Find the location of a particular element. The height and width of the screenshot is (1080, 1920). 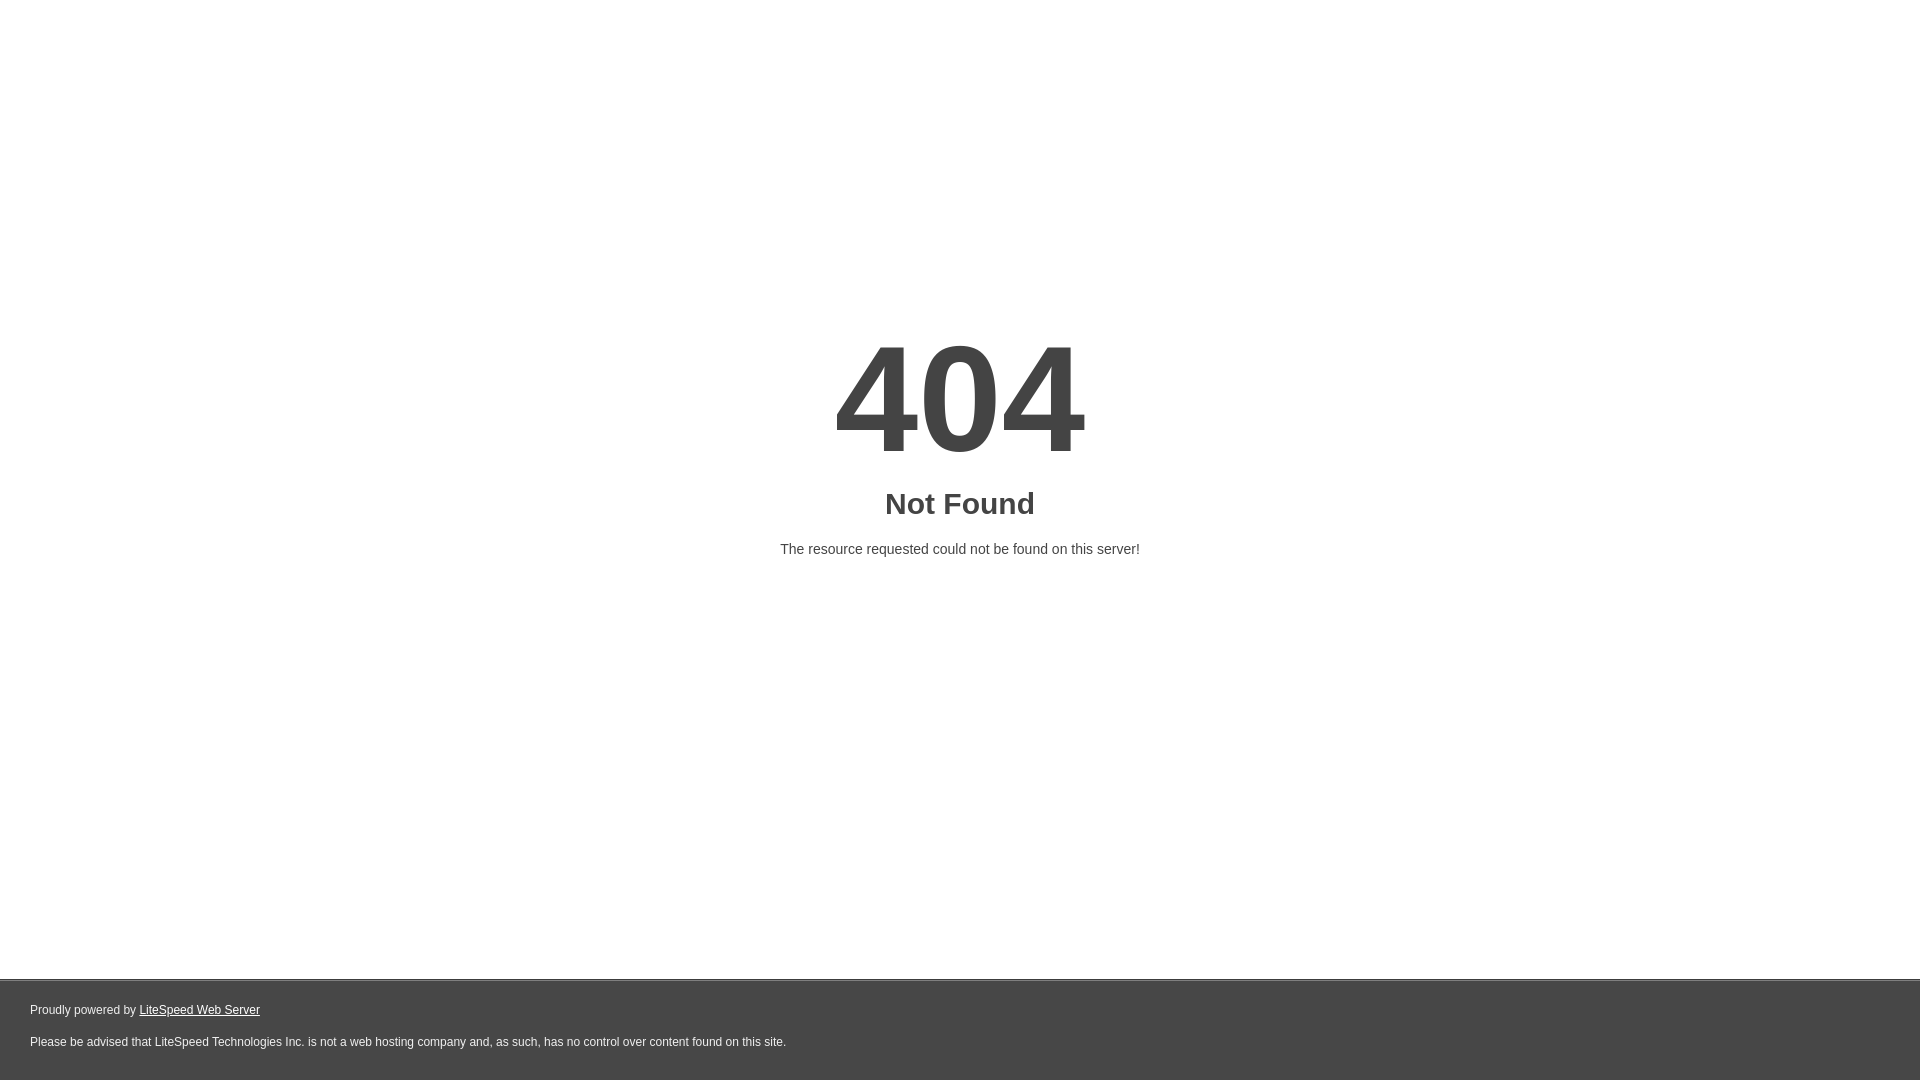

'LiteSpeed Web Server' is located at coordinates (138, 1010).